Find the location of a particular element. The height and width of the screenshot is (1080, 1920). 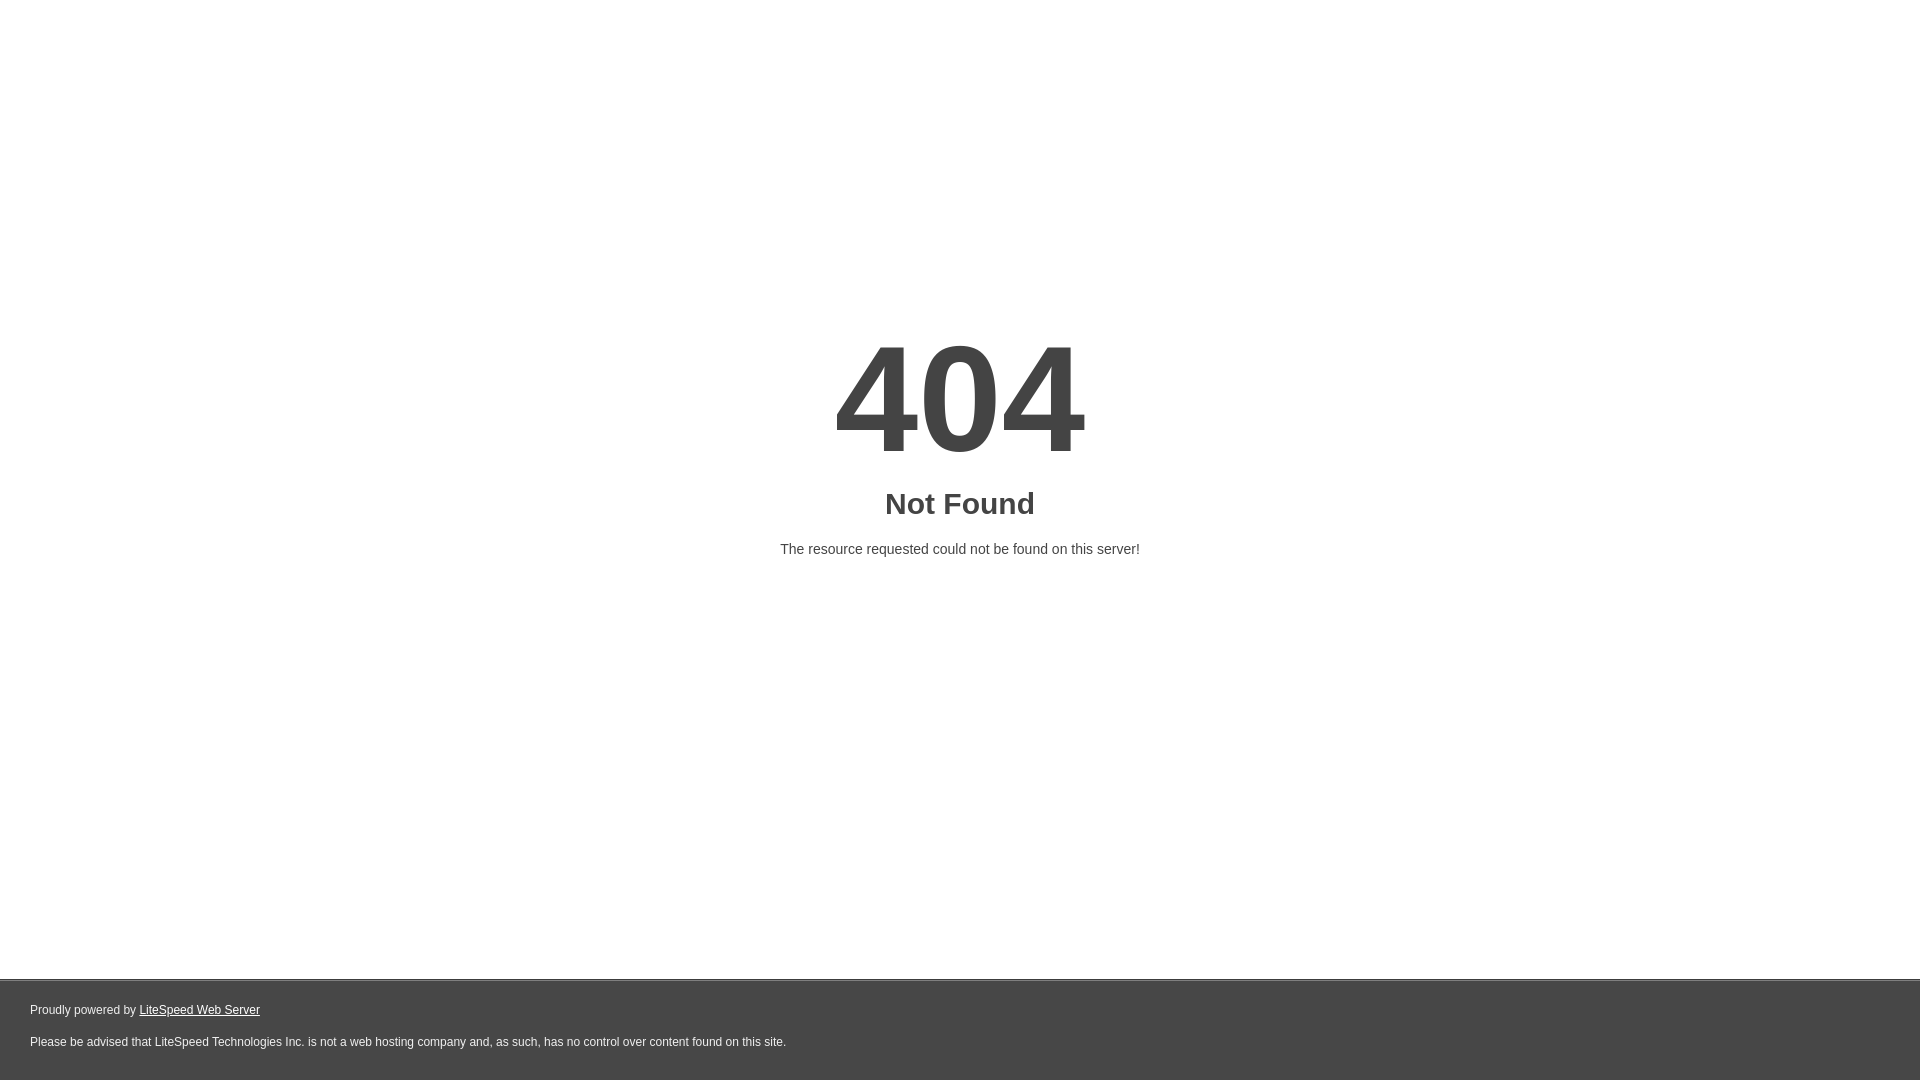

'LiteSpeed Web Server' is located at coordinates (138, 1010).